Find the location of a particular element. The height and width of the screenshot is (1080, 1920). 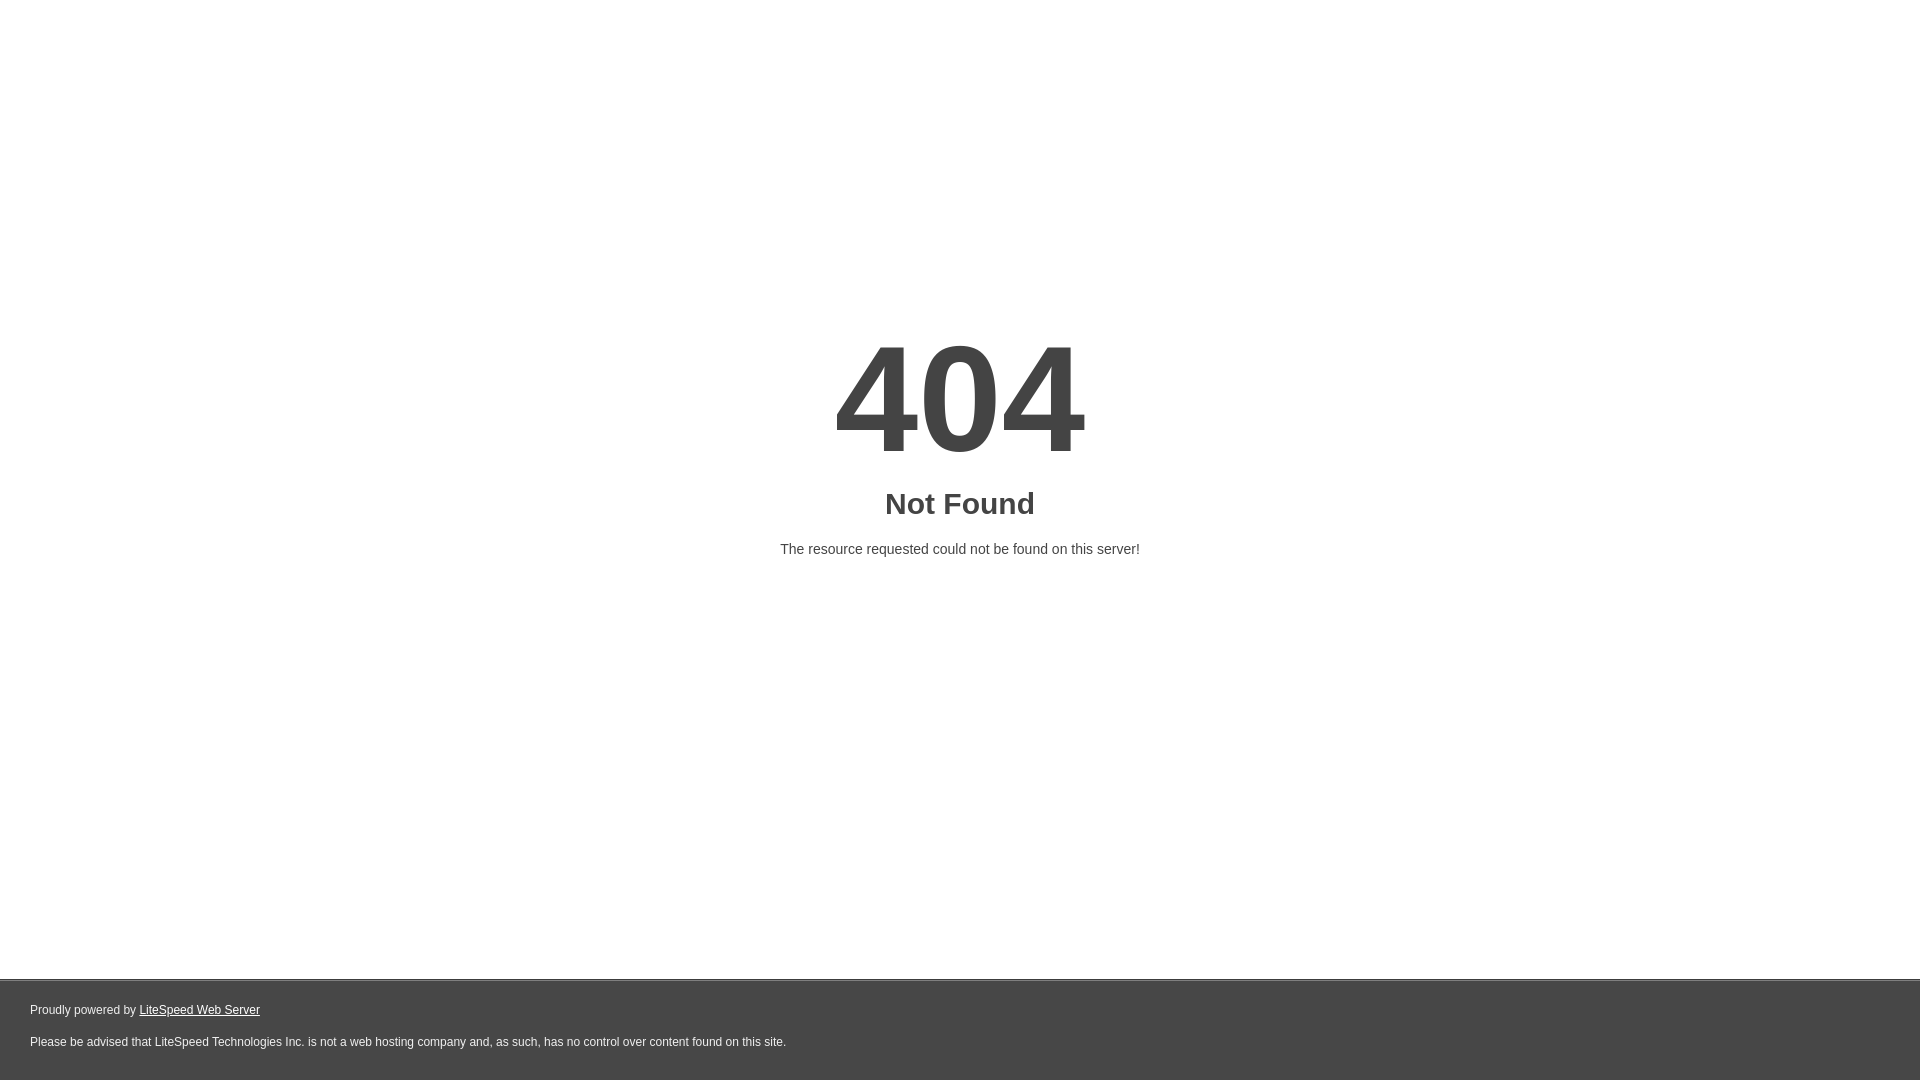

'LiteSpeed Web Server' is located at coordinates (138, 1010).